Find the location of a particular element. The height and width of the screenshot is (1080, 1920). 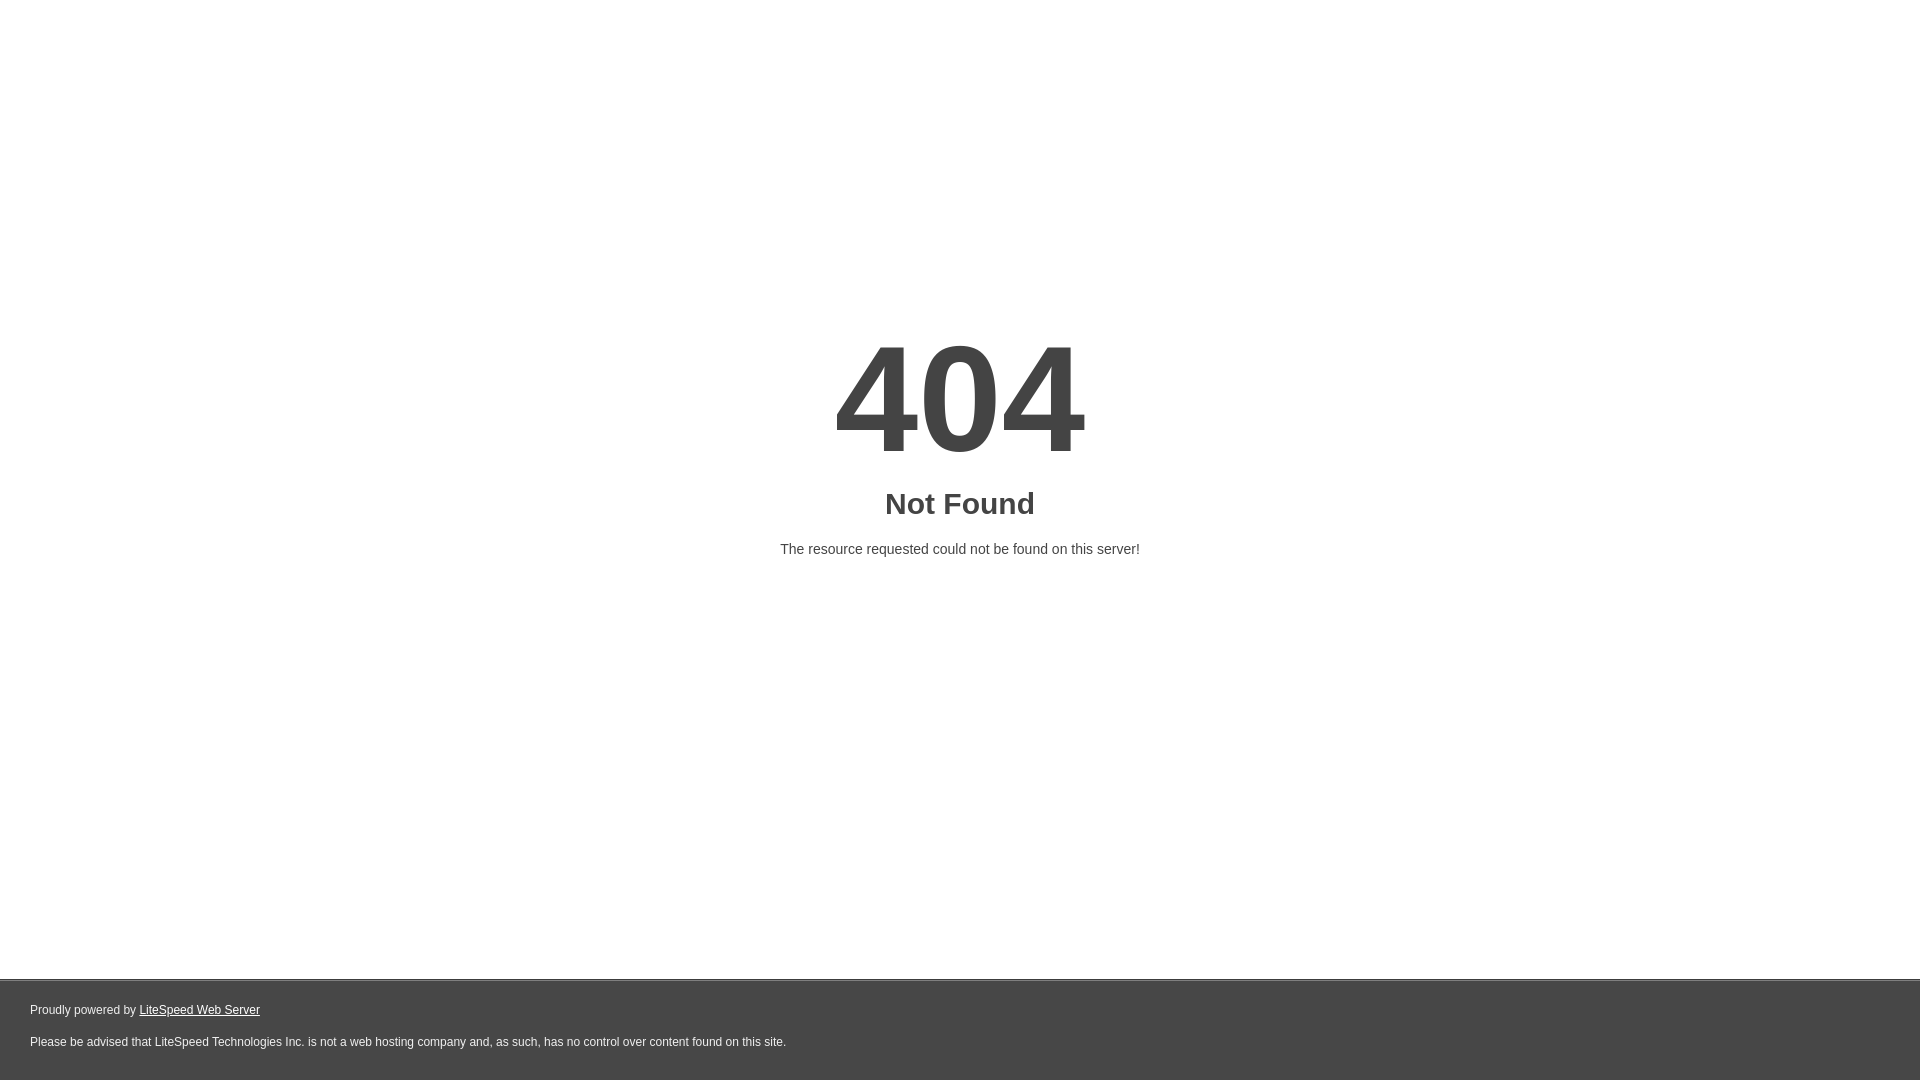

'LiteSpeed Web Server' is located at coordinates (138, 1010).